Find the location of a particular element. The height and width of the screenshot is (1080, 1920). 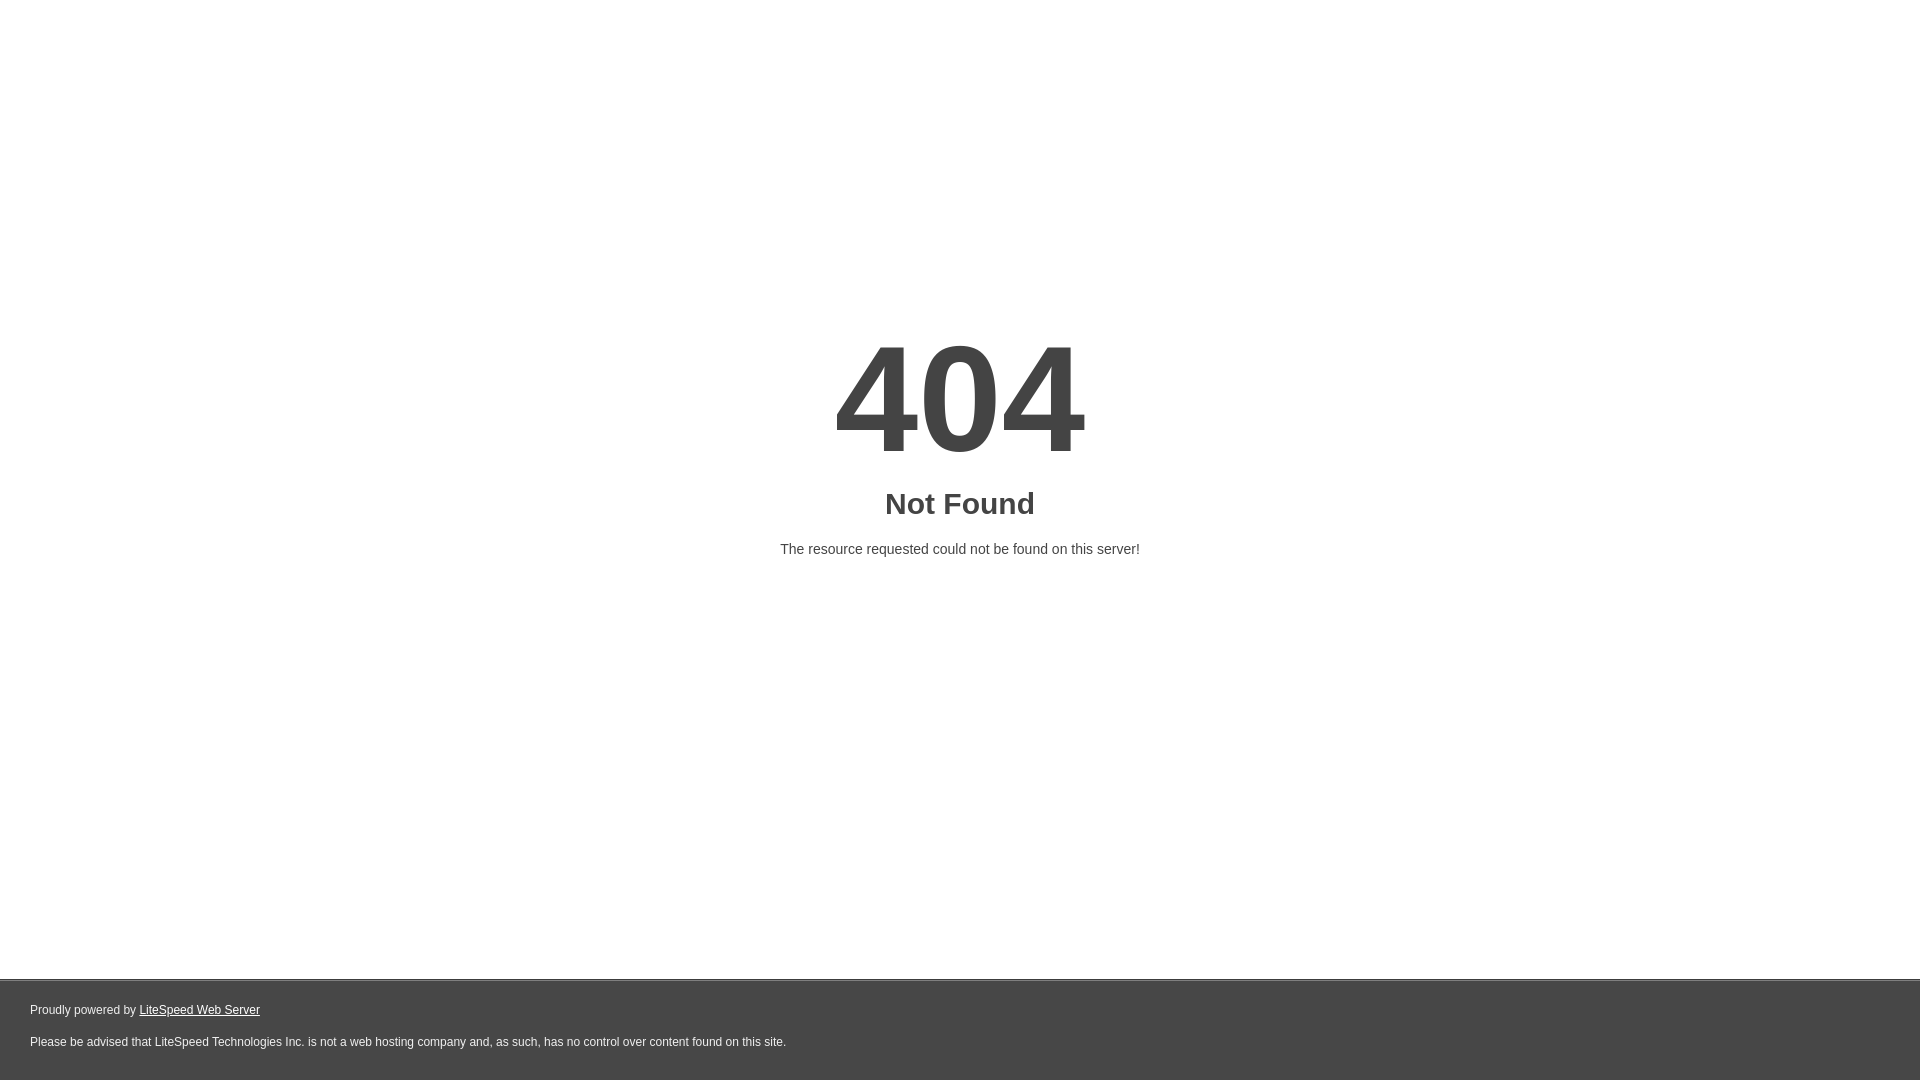

'LiteSpeed Web Server' is located at coordinates (138, 1010).